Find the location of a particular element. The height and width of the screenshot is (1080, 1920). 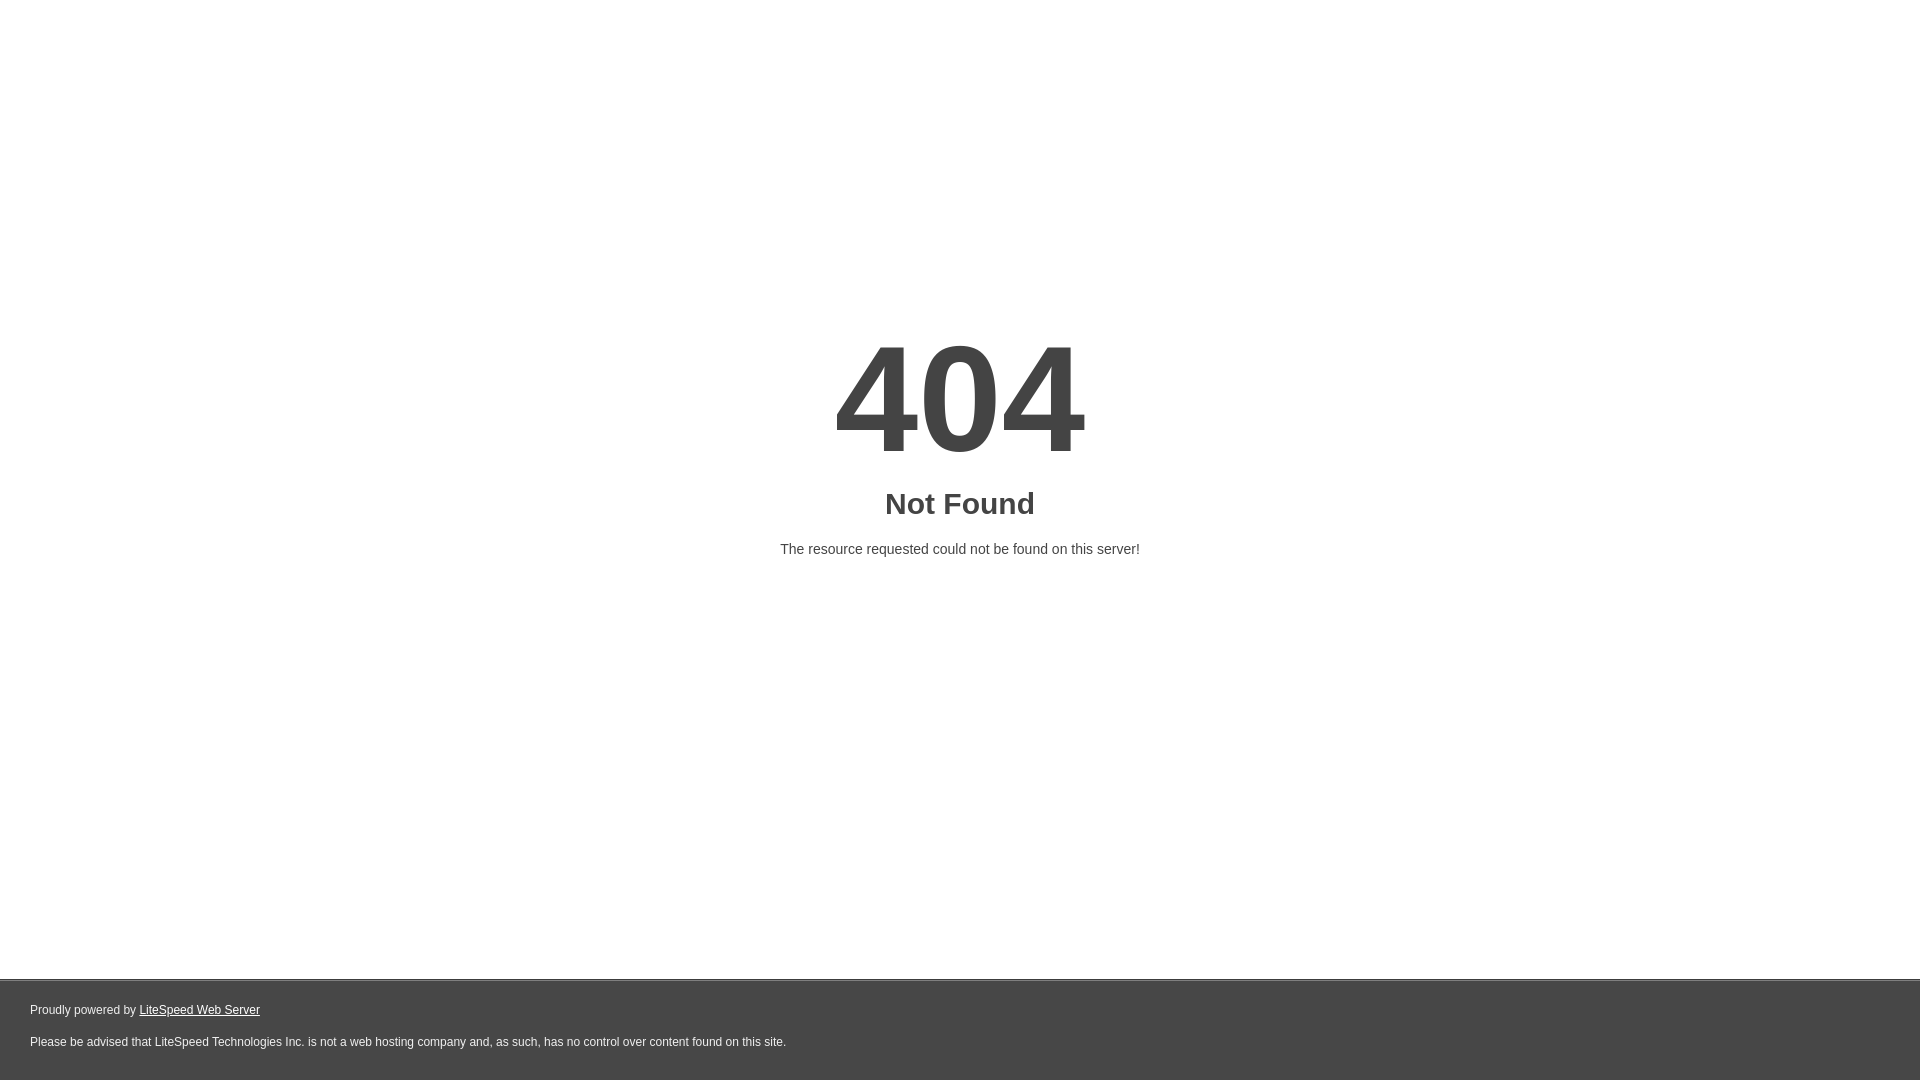

'LiteSpeed Web Server' is located at coordinates (138, 1010).